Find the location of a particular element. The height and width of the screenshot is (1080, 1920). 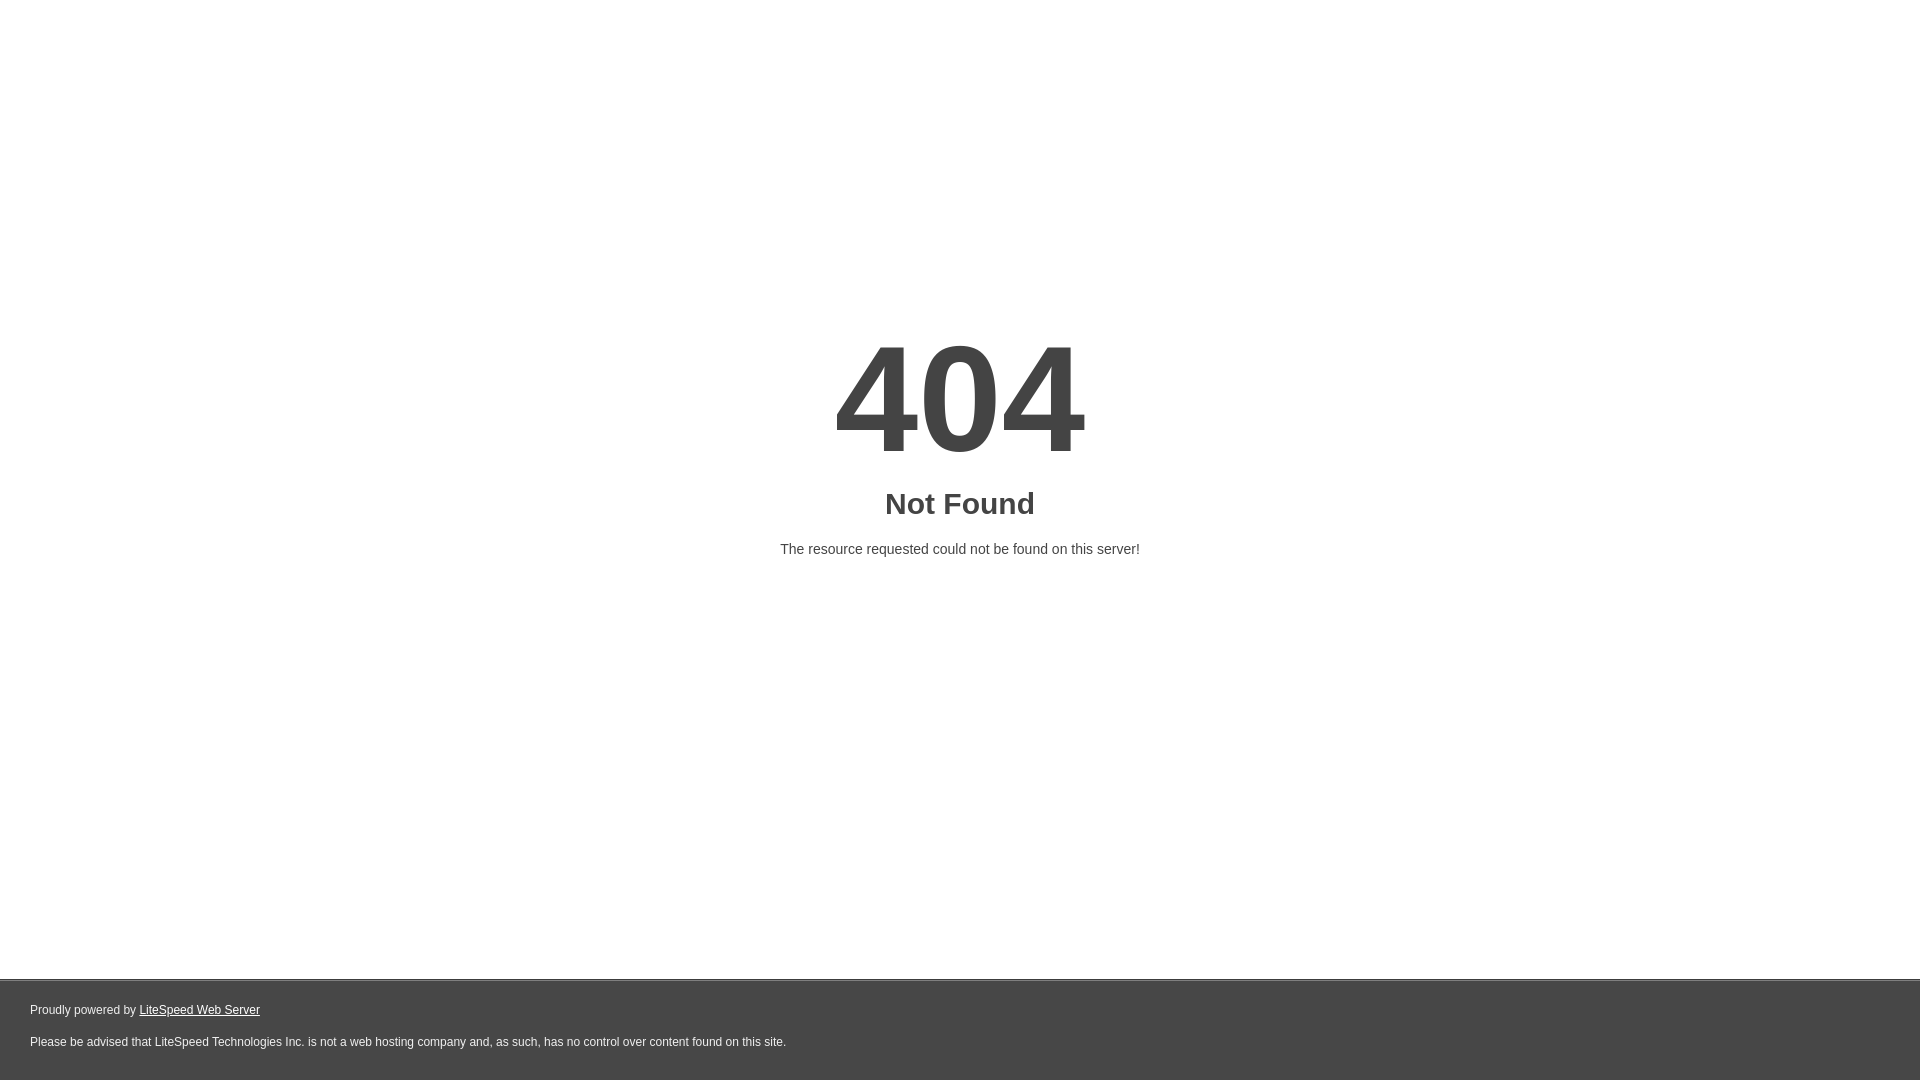

'LiteSpeed Web Server' is located at coordinates (138, 1010).